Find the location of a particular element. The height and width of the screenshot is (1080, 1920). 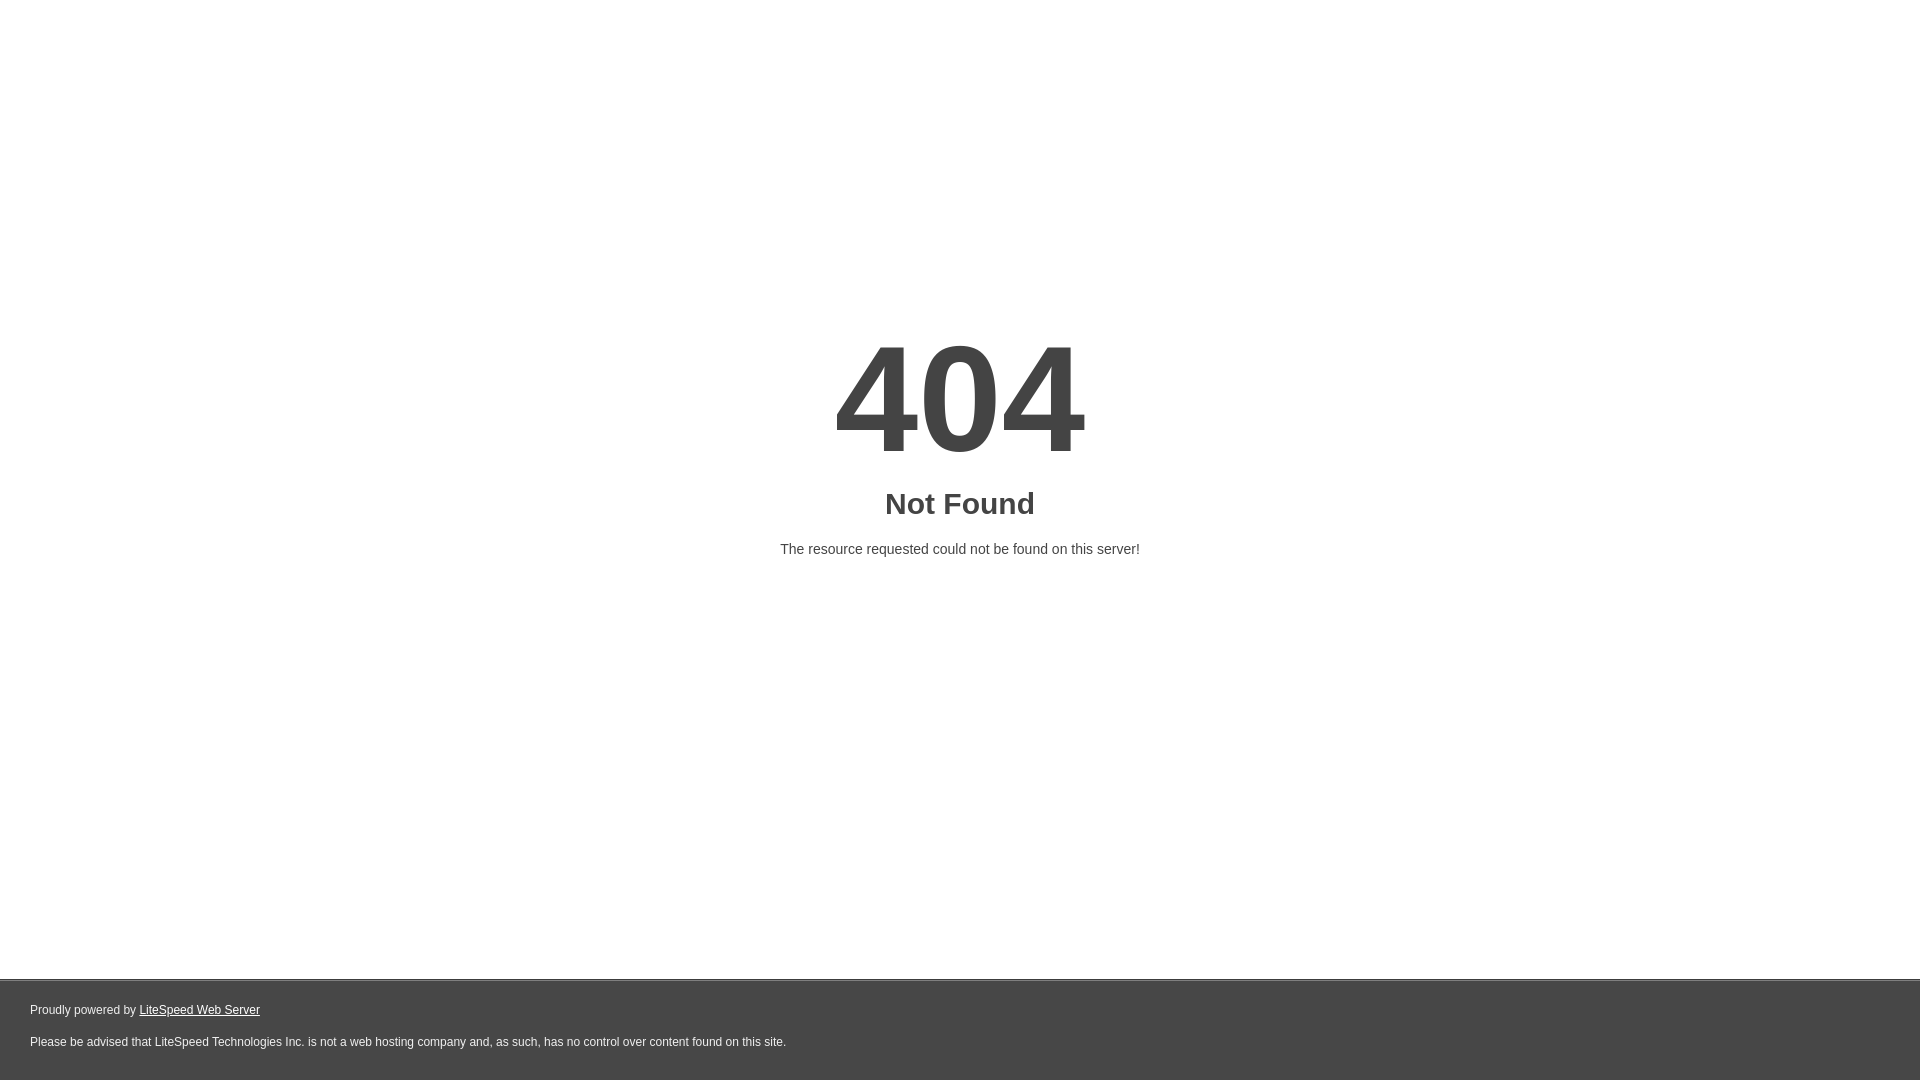

'LiteSpeed Web Server' is located at coordinates (138, 1010).